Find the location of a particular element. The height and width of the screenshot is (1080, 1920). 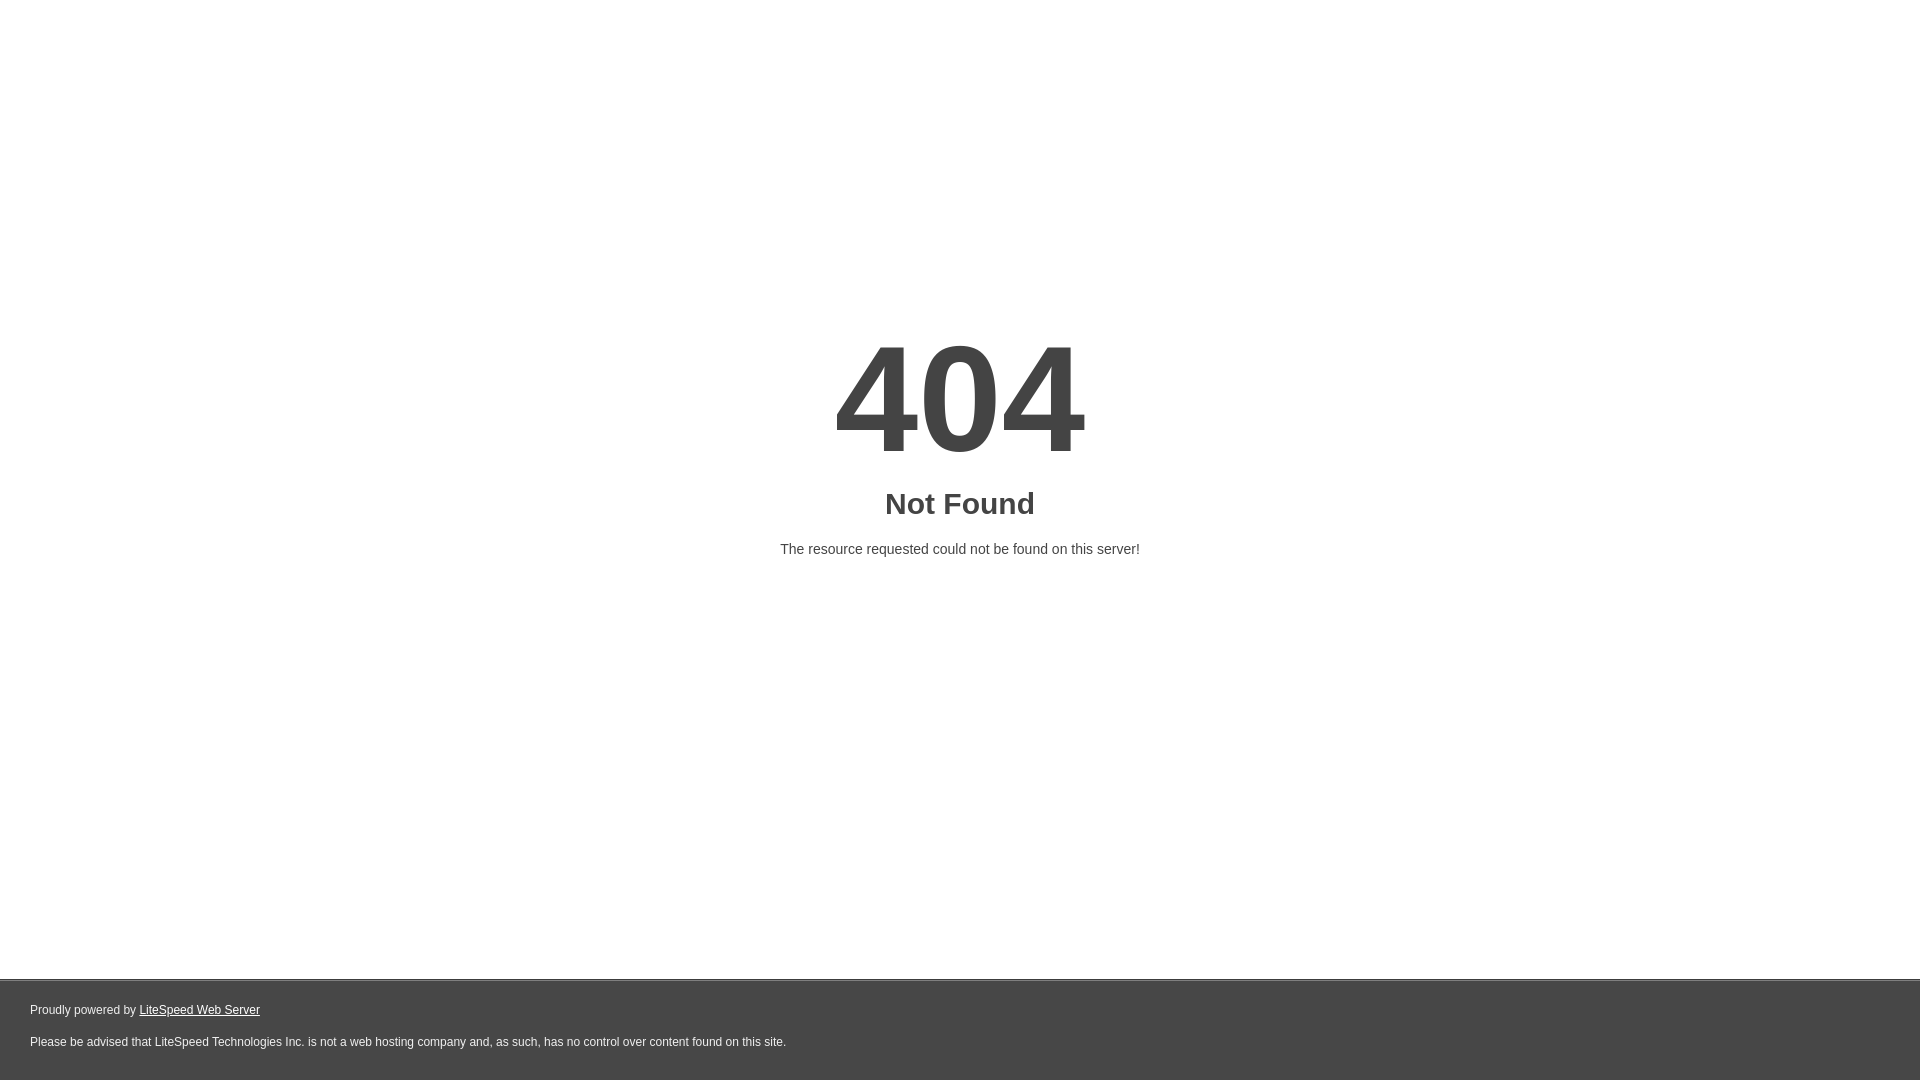

'LiteSpeed Web Server' is located at coordinates (138, 1010).